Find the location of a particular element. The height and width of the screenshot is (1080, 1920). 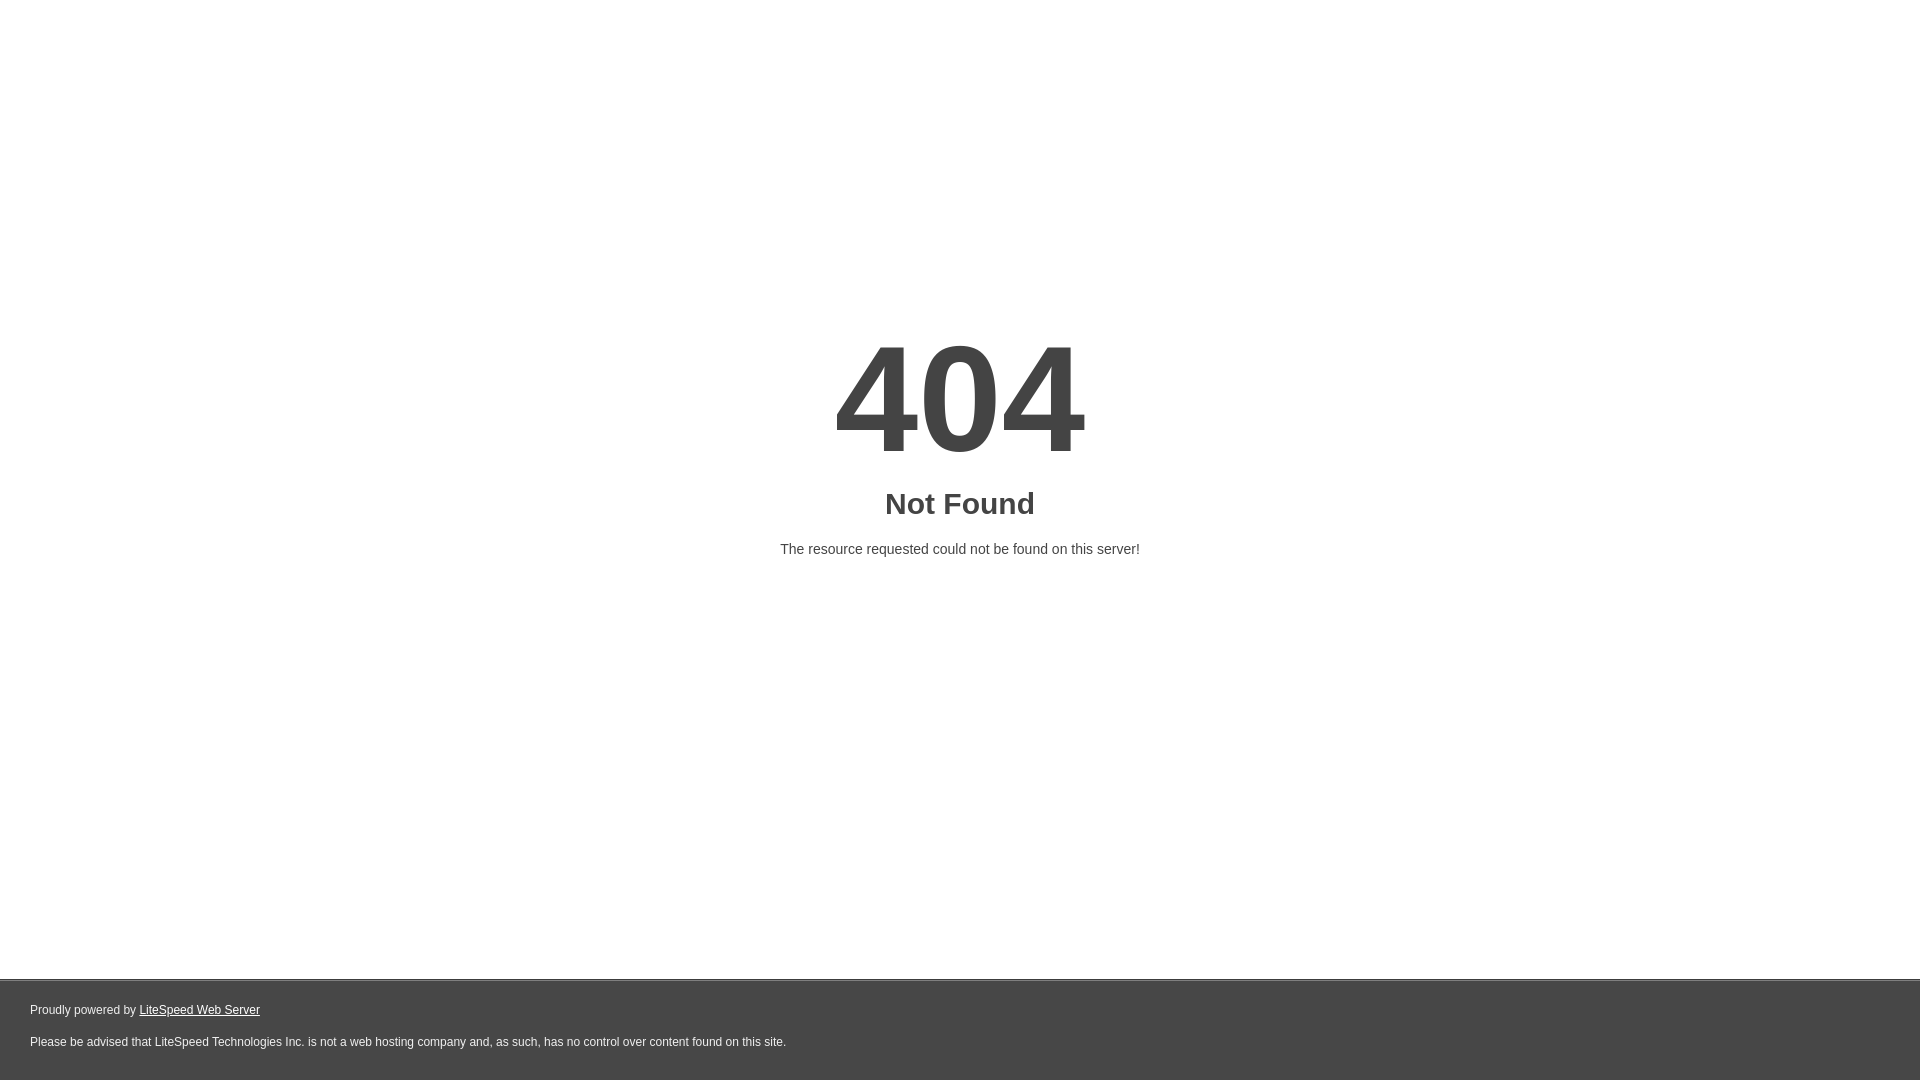

'LiteSpeed Web Server' is located at coordinates (138, 1010).